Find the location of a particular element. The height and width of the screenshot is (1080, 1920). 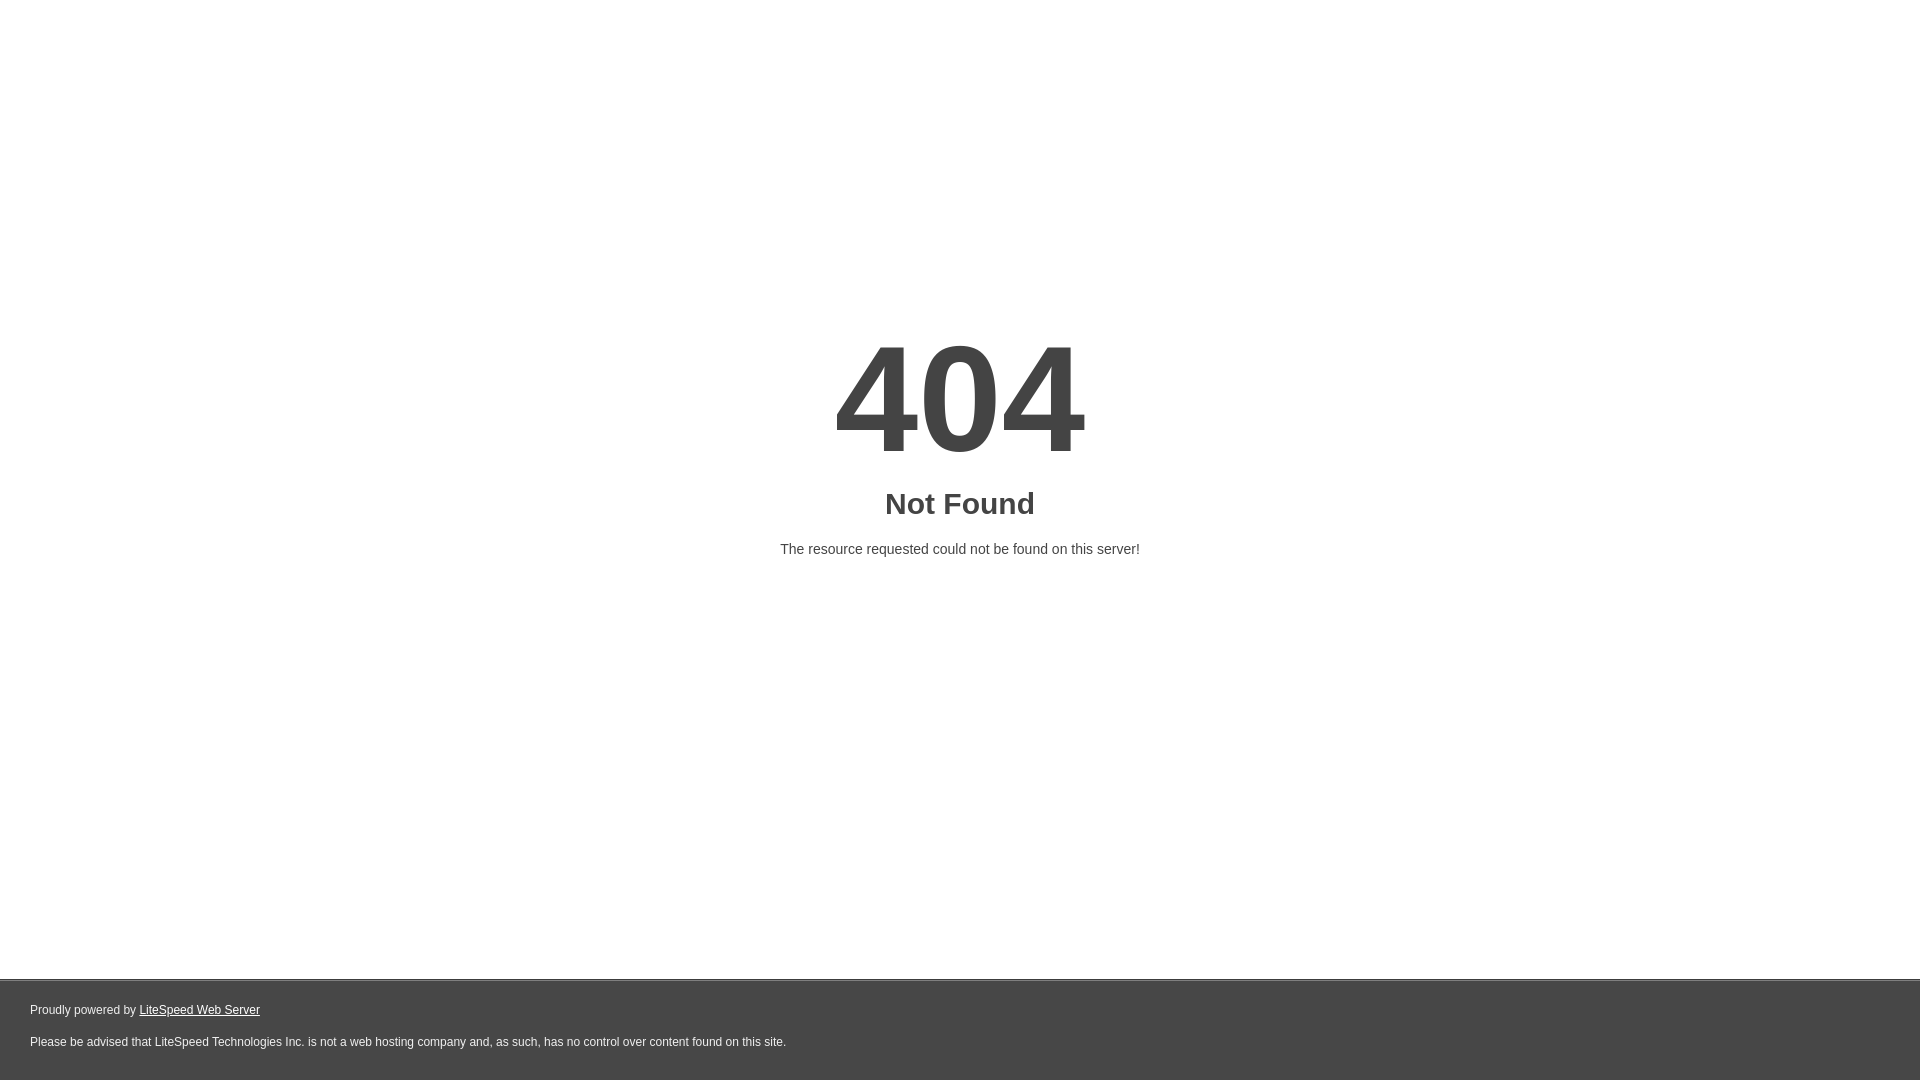

'LiteSpeed Web Server' is located at coordinates (138, 1010).